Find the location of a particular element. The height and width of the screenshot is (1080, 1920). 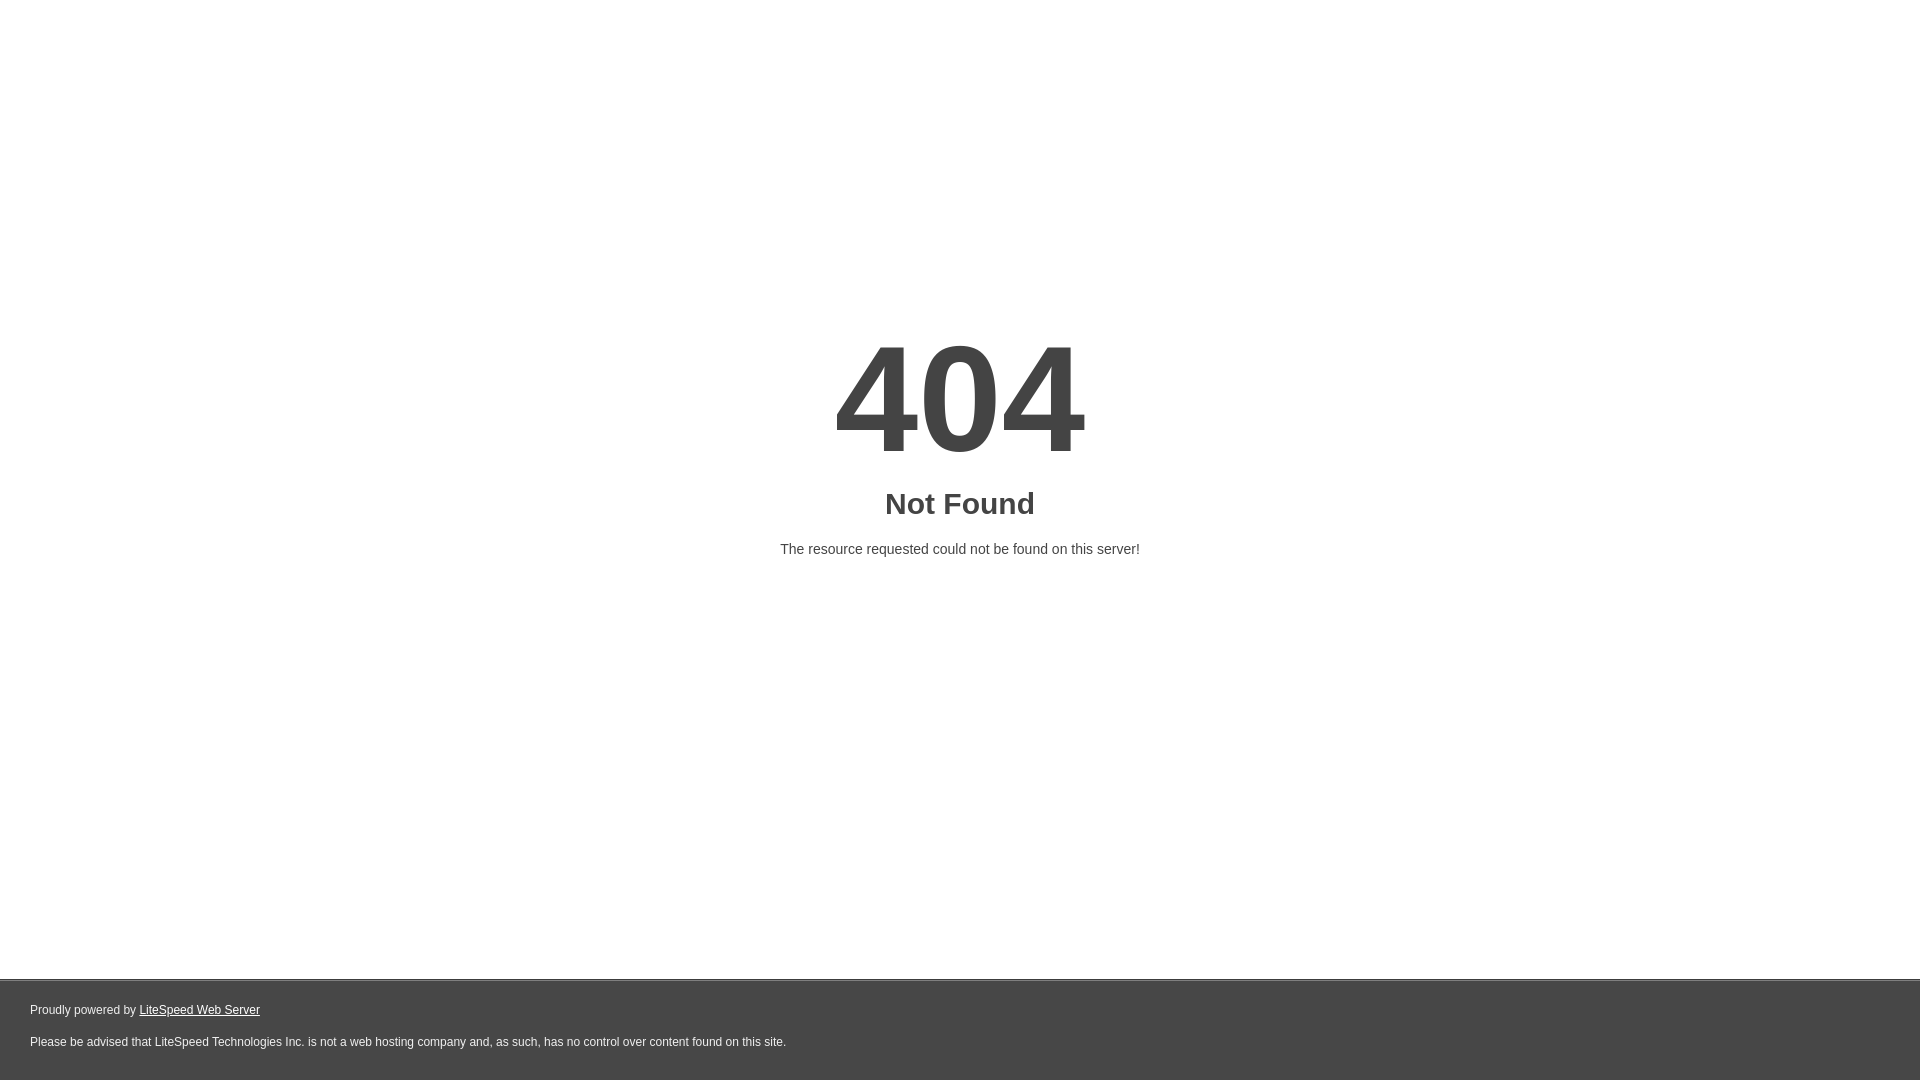

'LiteSpeed Web Server' is located at coordinates (138, 1010).